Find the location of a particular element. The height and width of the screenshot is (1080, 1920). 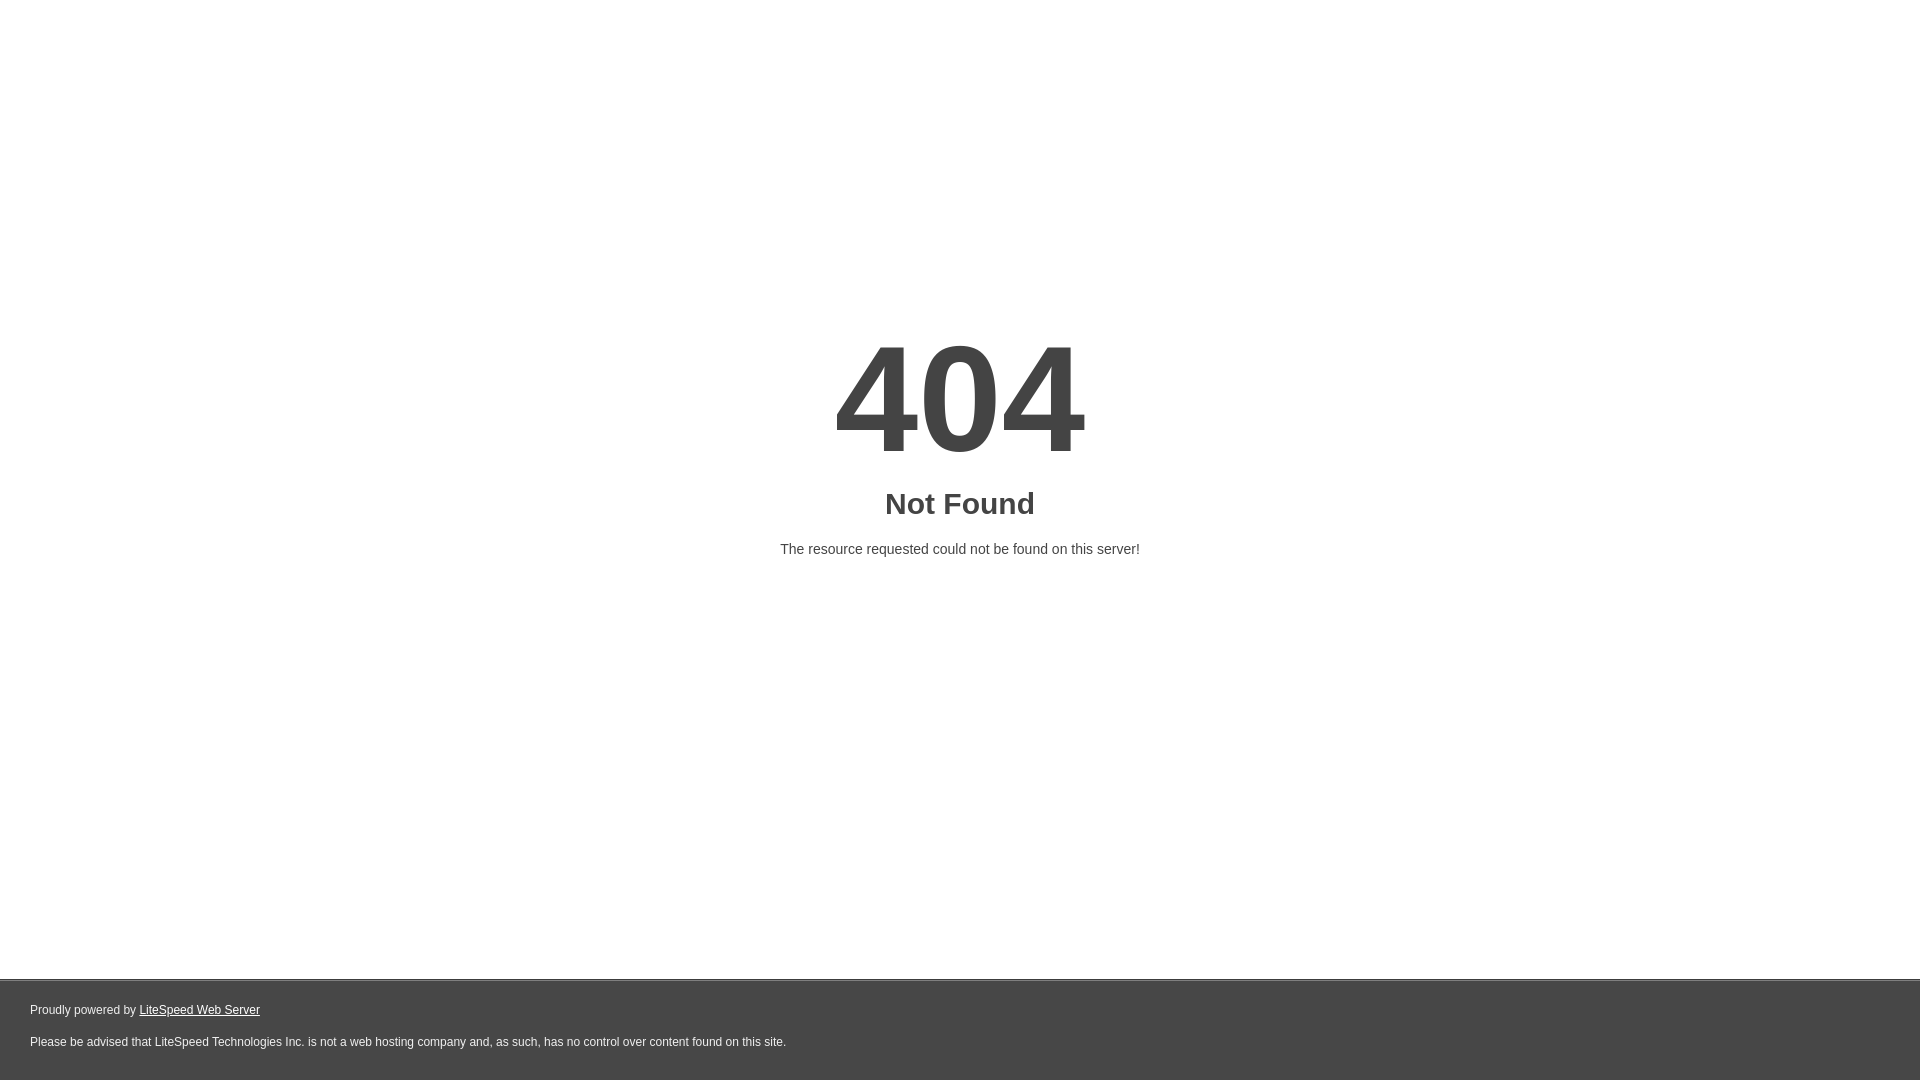

'LiteSpeed Web Server' is located at coordinates (138, 1010).